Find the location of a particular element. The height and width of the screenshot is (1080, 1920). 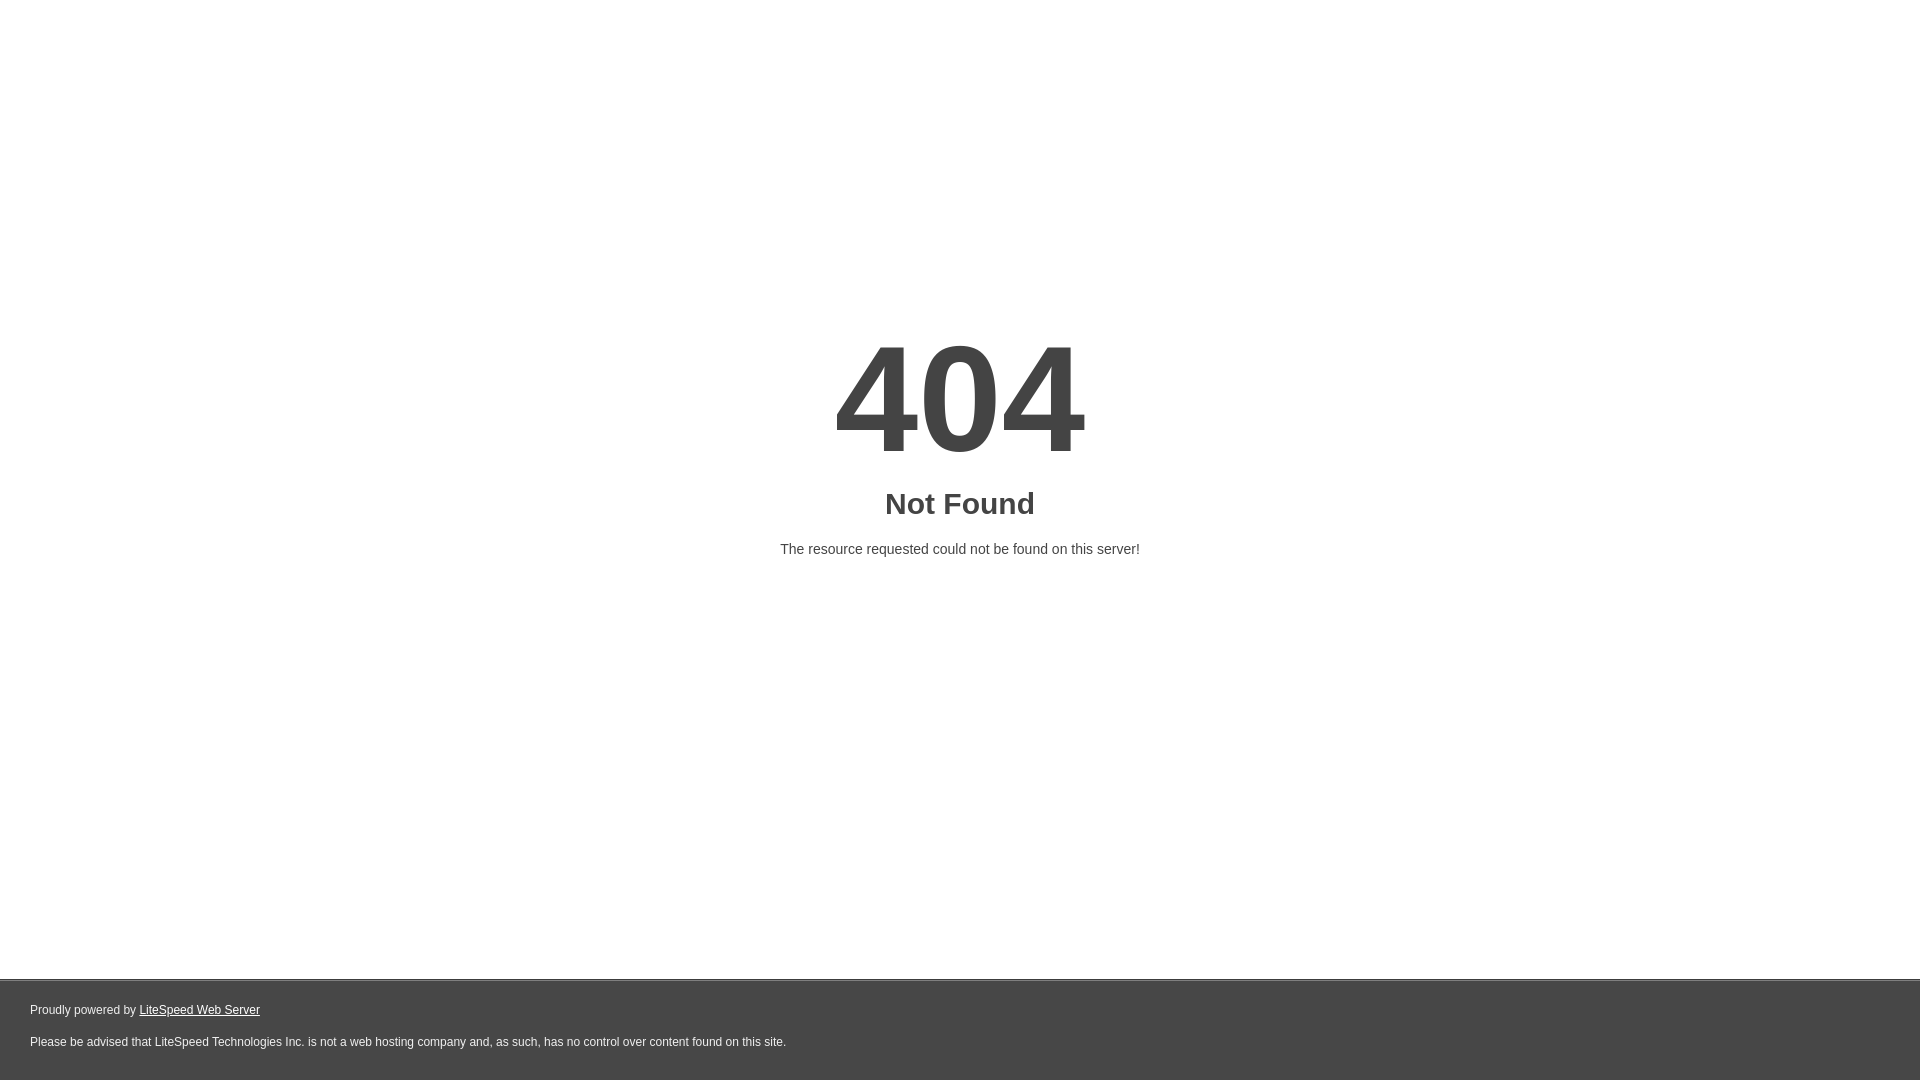

'LiteSpeed Web Server' is located at coordinates (138, 1010).